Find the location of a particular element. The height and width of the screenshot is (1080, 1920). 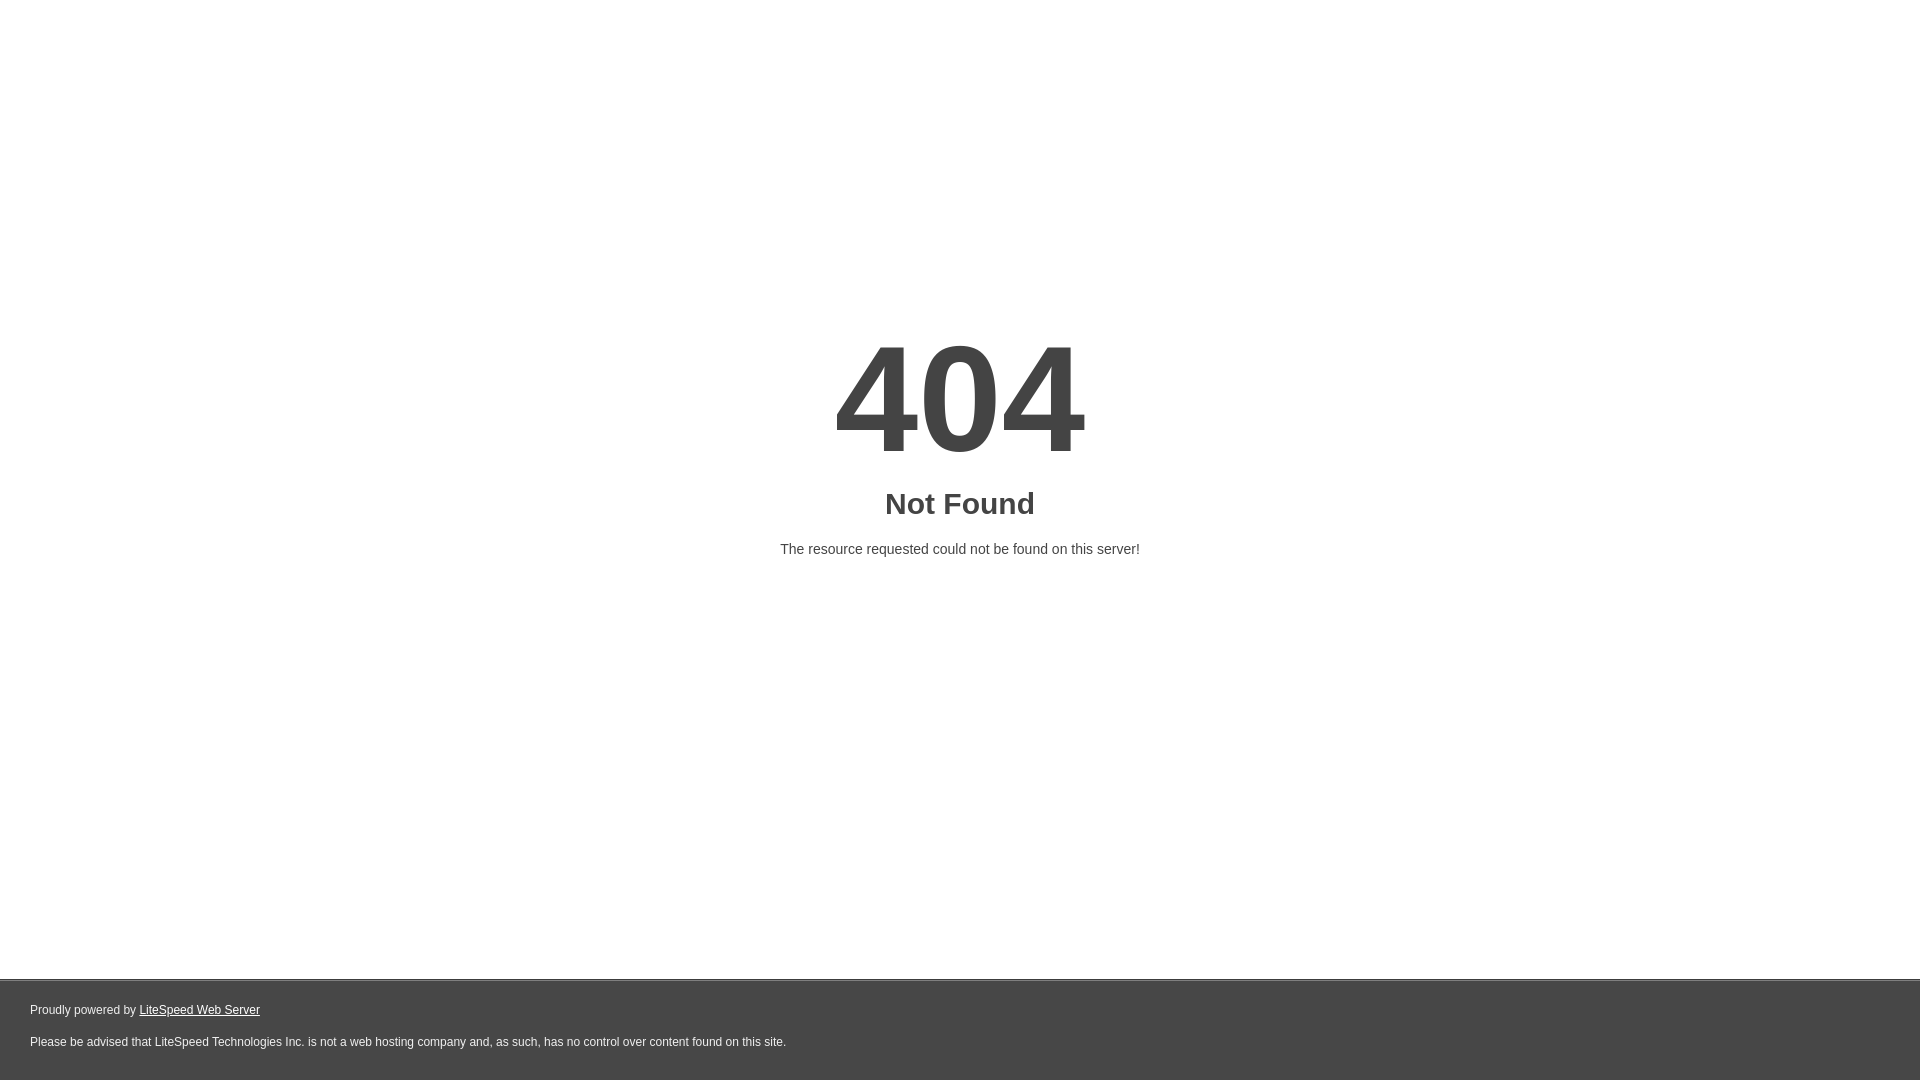

'LiteSpeed Web Server' is located at coordinates (138, 1010).